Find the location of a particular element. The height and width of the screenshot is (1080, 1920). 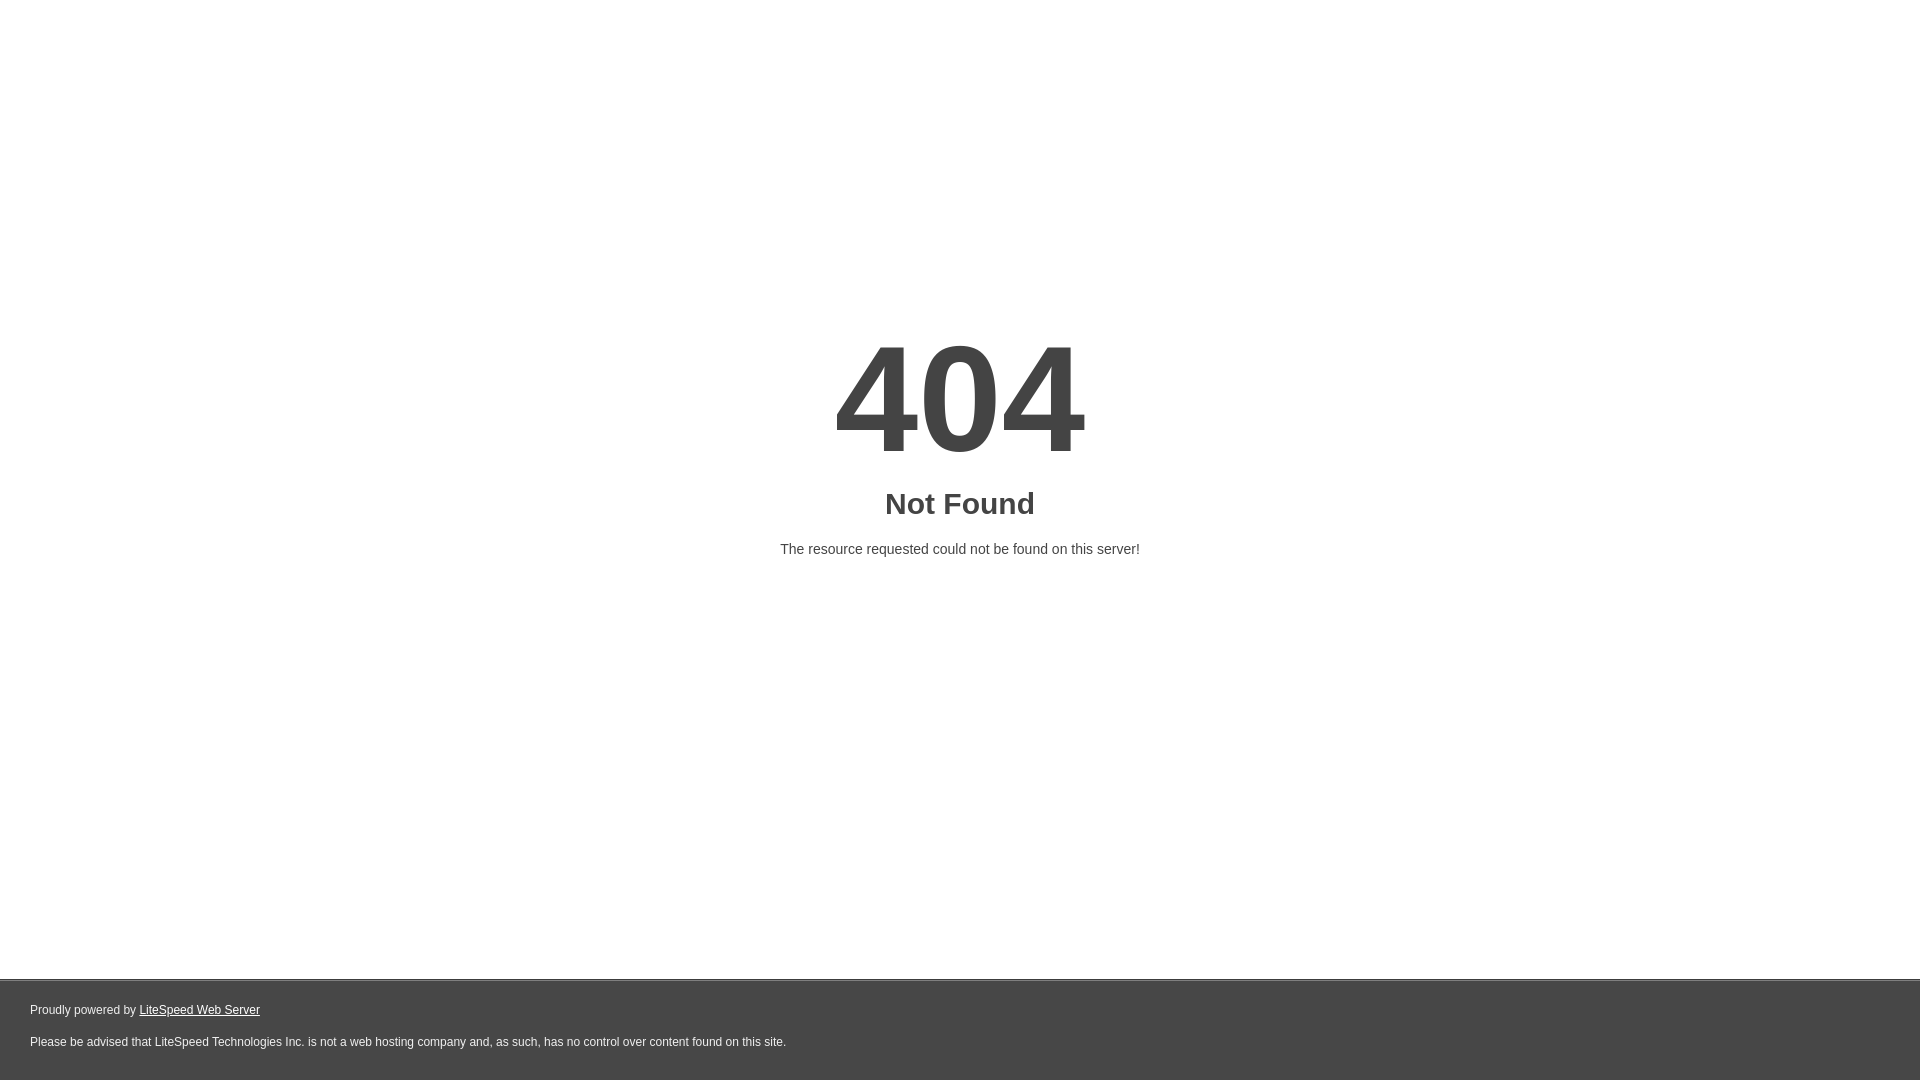

'LiteSpeed Web Server' is located at coordinates (138, 1010).